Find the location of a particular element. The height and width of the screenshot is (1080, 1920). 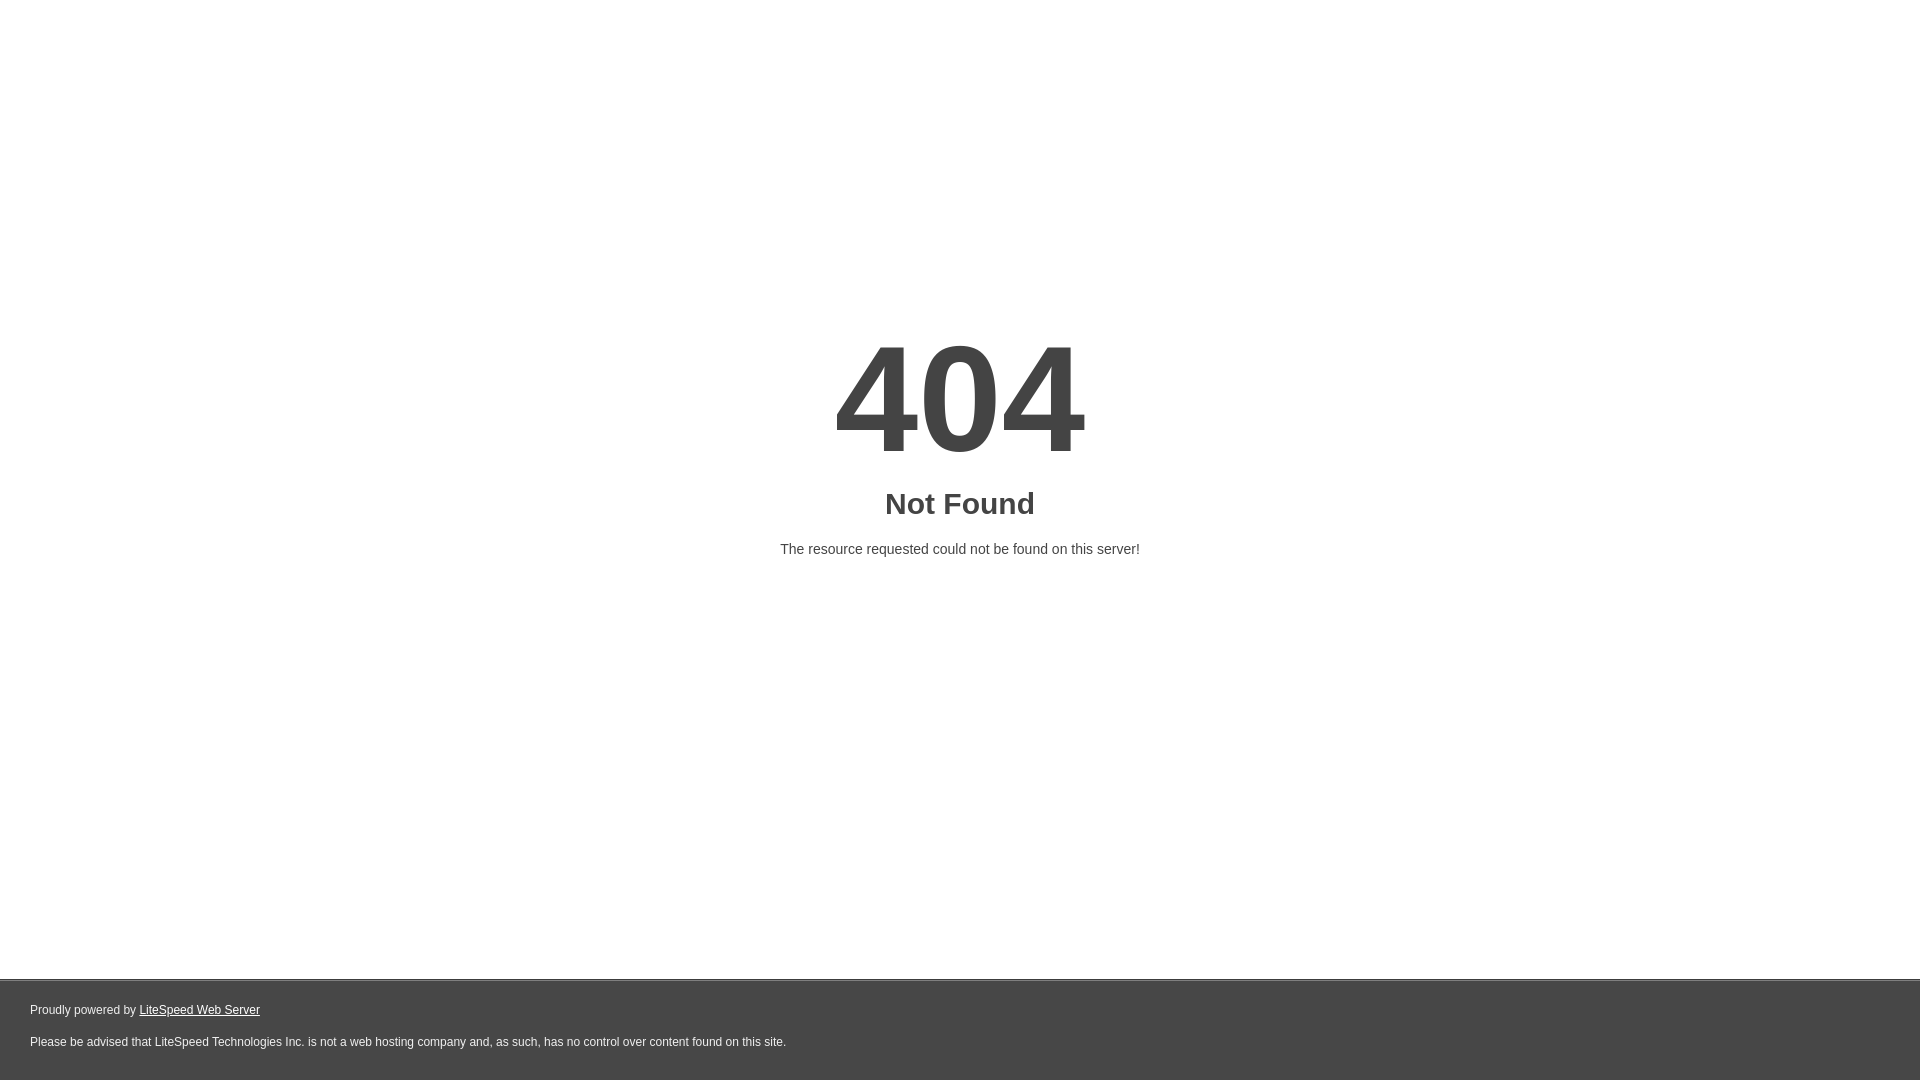

'LiteSpeed Web Server' is located at coordinates (138, 1010).